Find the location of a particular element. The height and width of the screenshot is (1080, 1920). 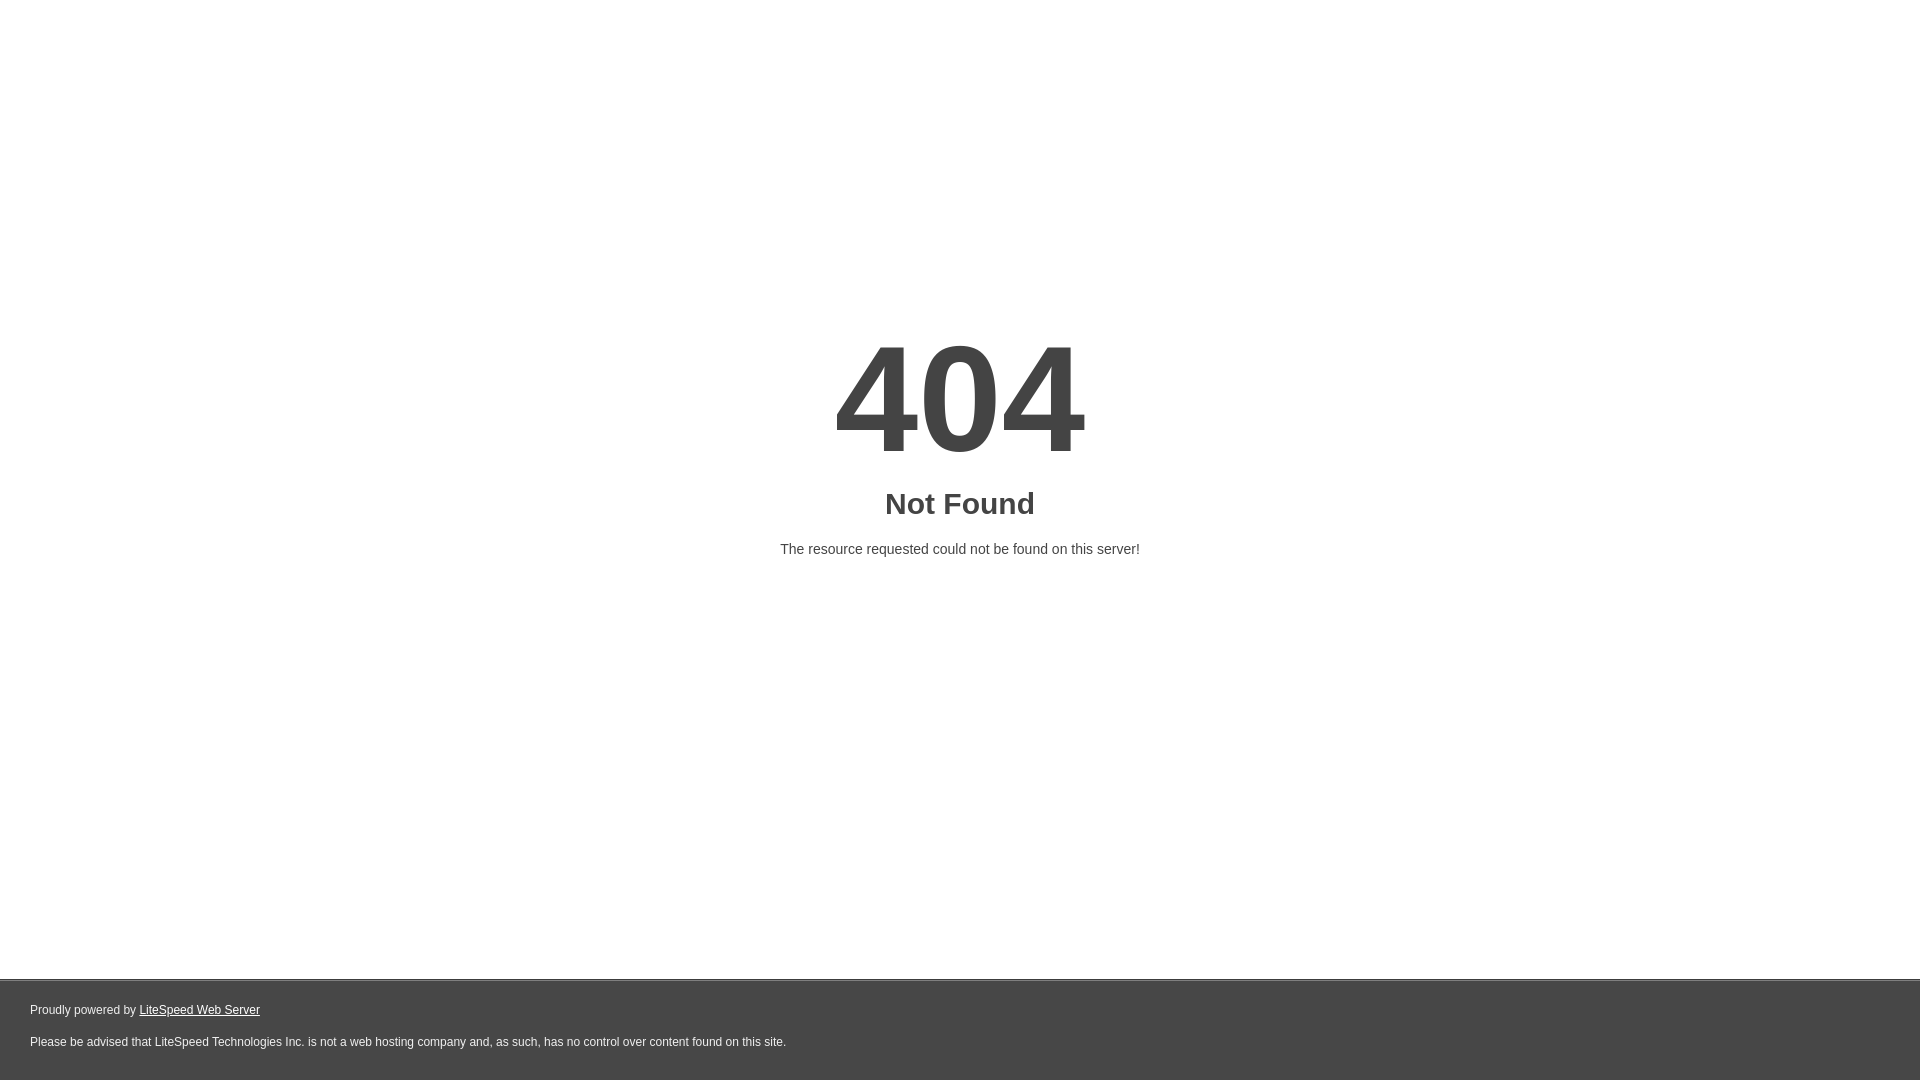

'LiteSpeed Web Server' is located at coordinates (138, 1010).